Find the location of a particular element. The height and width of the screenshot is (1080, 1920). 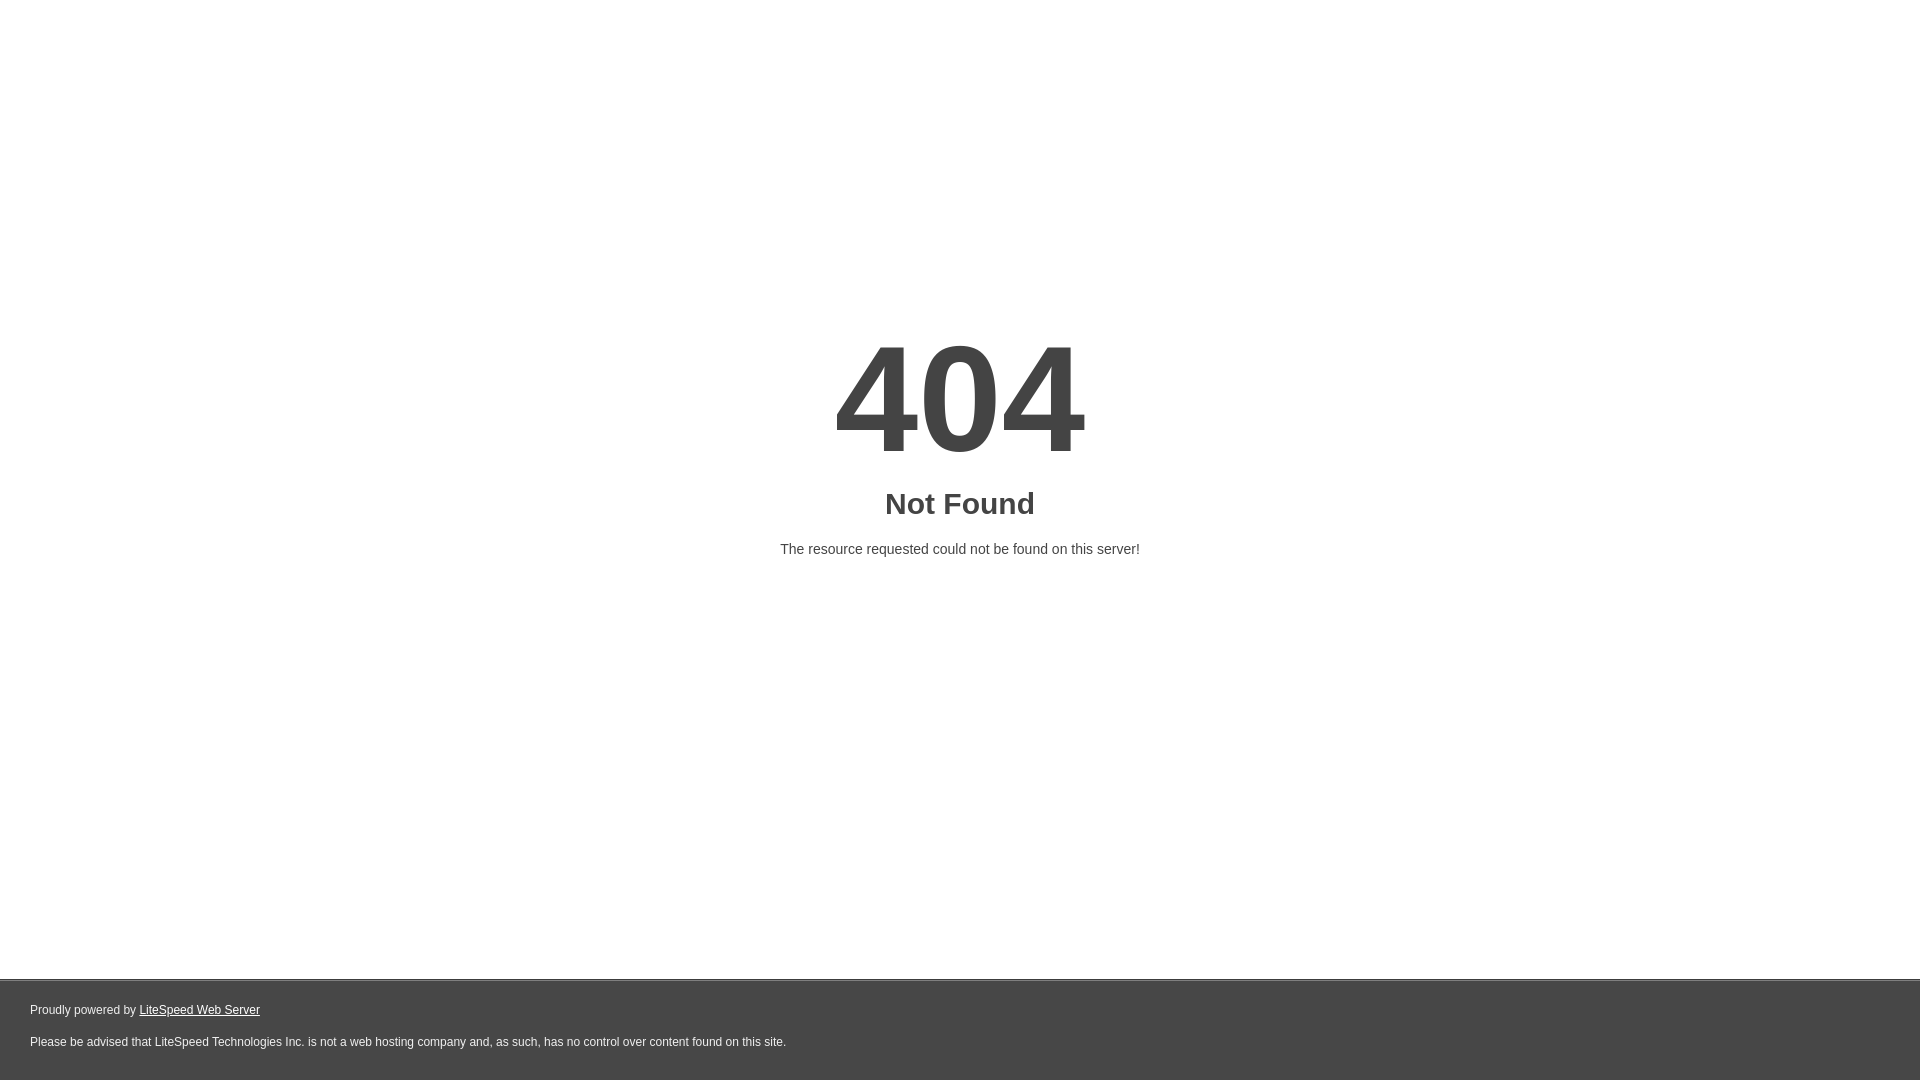

'LiteSpeed Web Server' is located at coordinates (138, 1010).